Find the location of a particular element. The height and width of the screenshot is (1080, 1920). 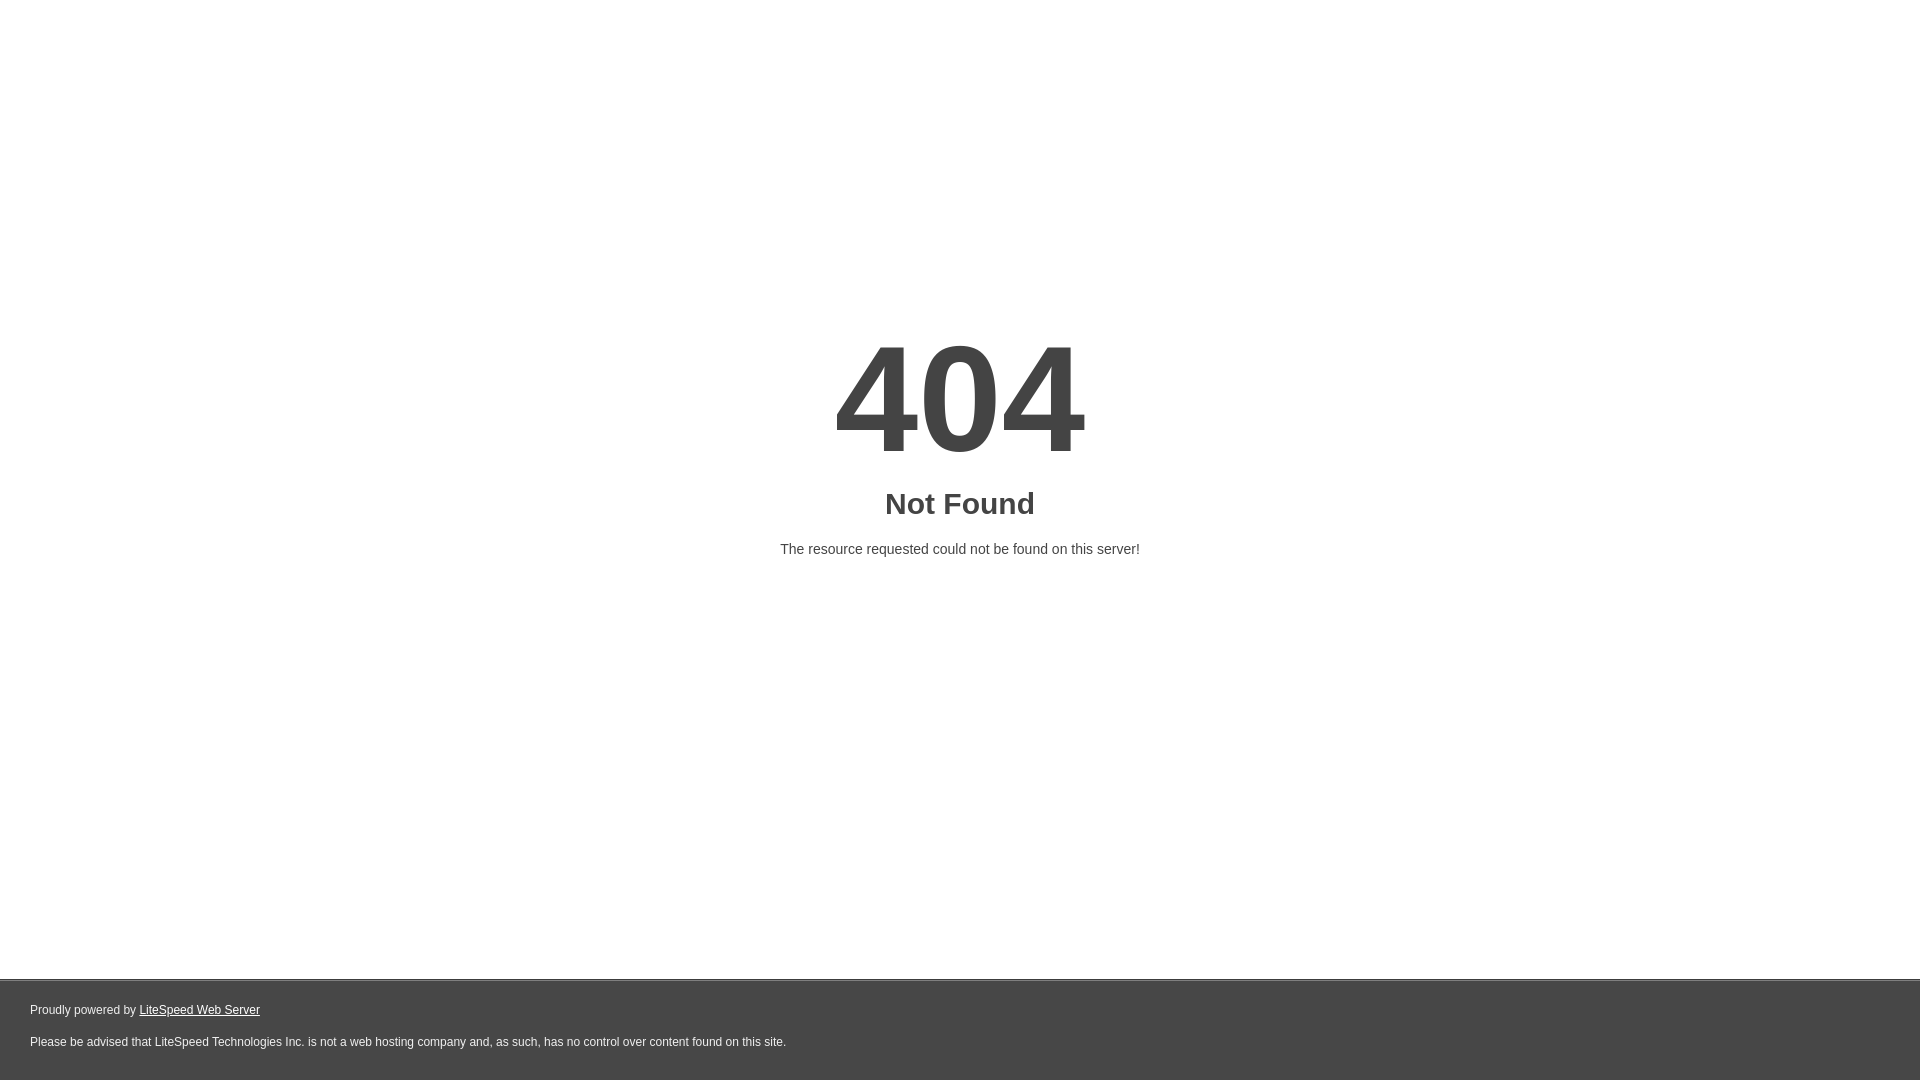

'LiteSpeed Web Server' is located at coordinates (138, 1010).